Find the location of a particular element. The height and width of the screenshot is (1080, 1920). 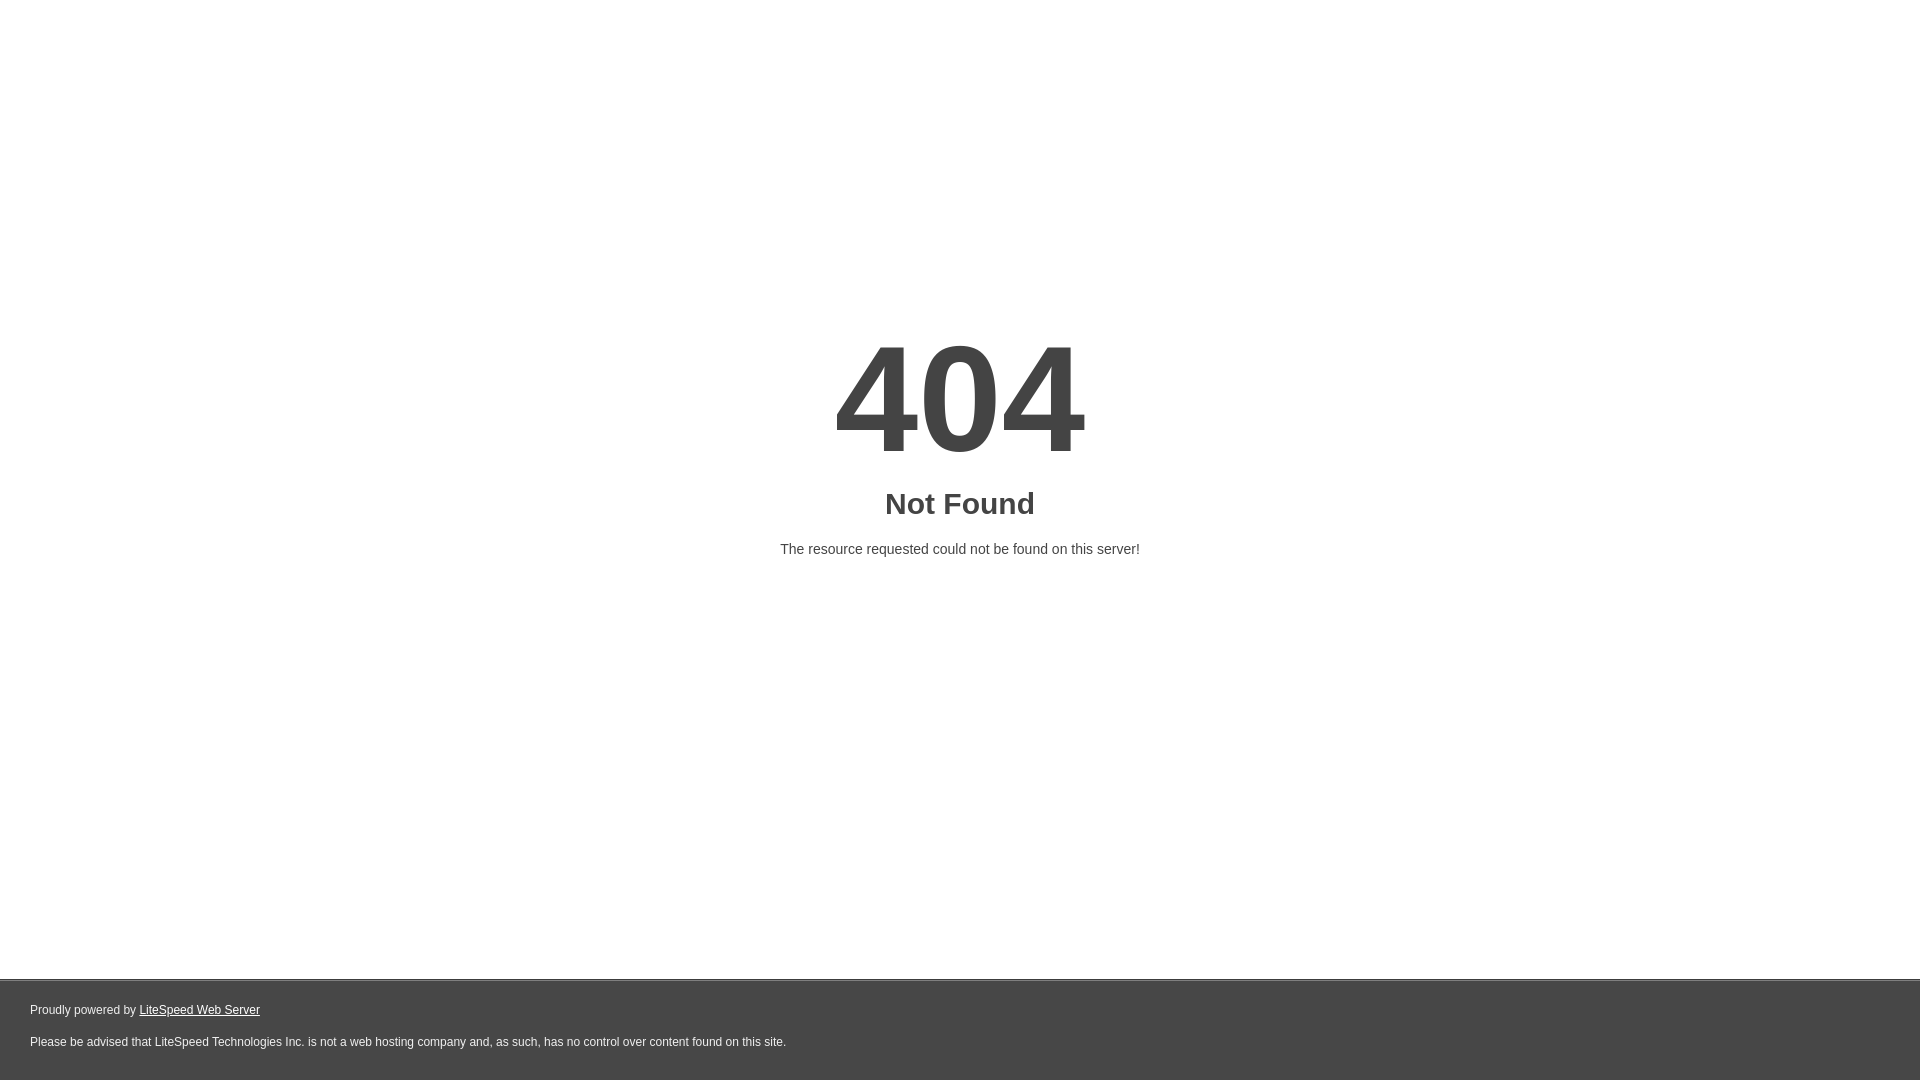

'LiteSpeed Web Server' is located at coordinates (138, 1010).